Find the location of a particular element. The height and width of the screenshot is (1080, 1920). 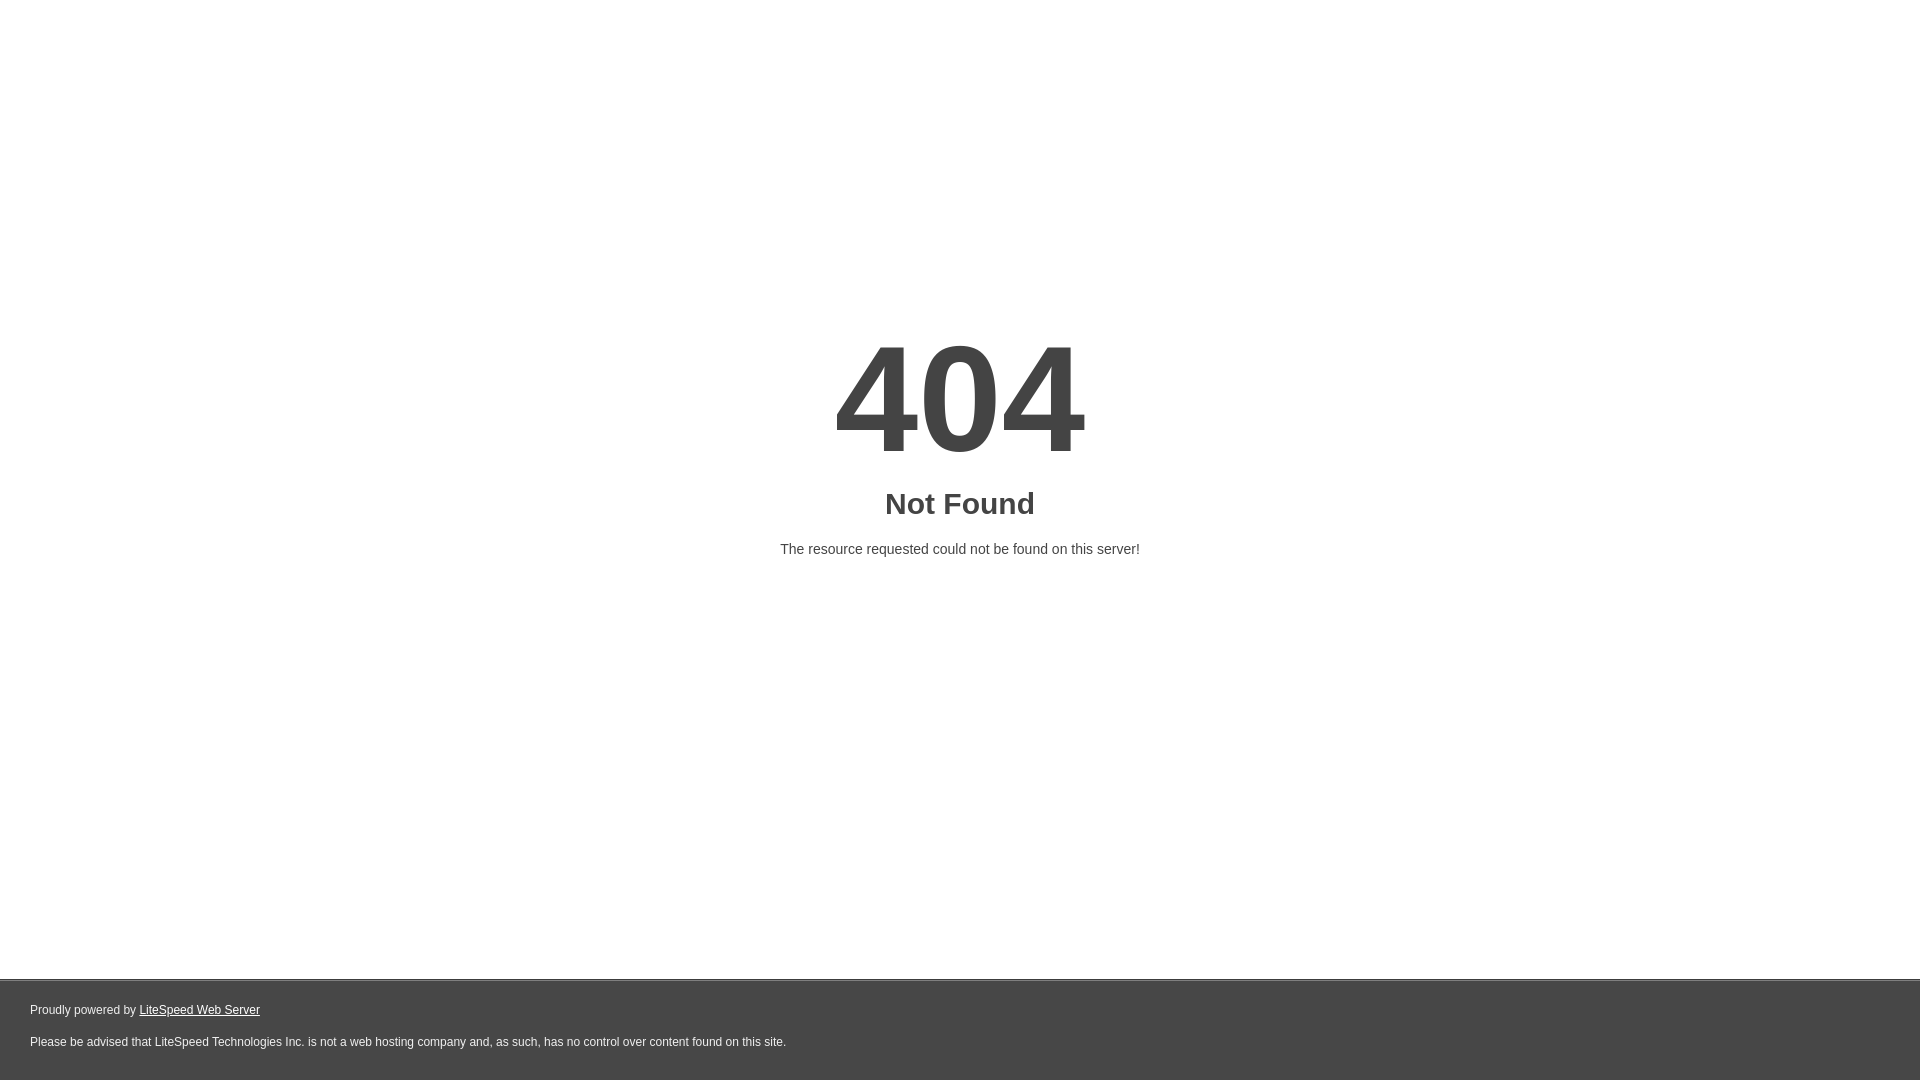

'LiteSpeed Web Server' is located at coordinates (138, 1010).